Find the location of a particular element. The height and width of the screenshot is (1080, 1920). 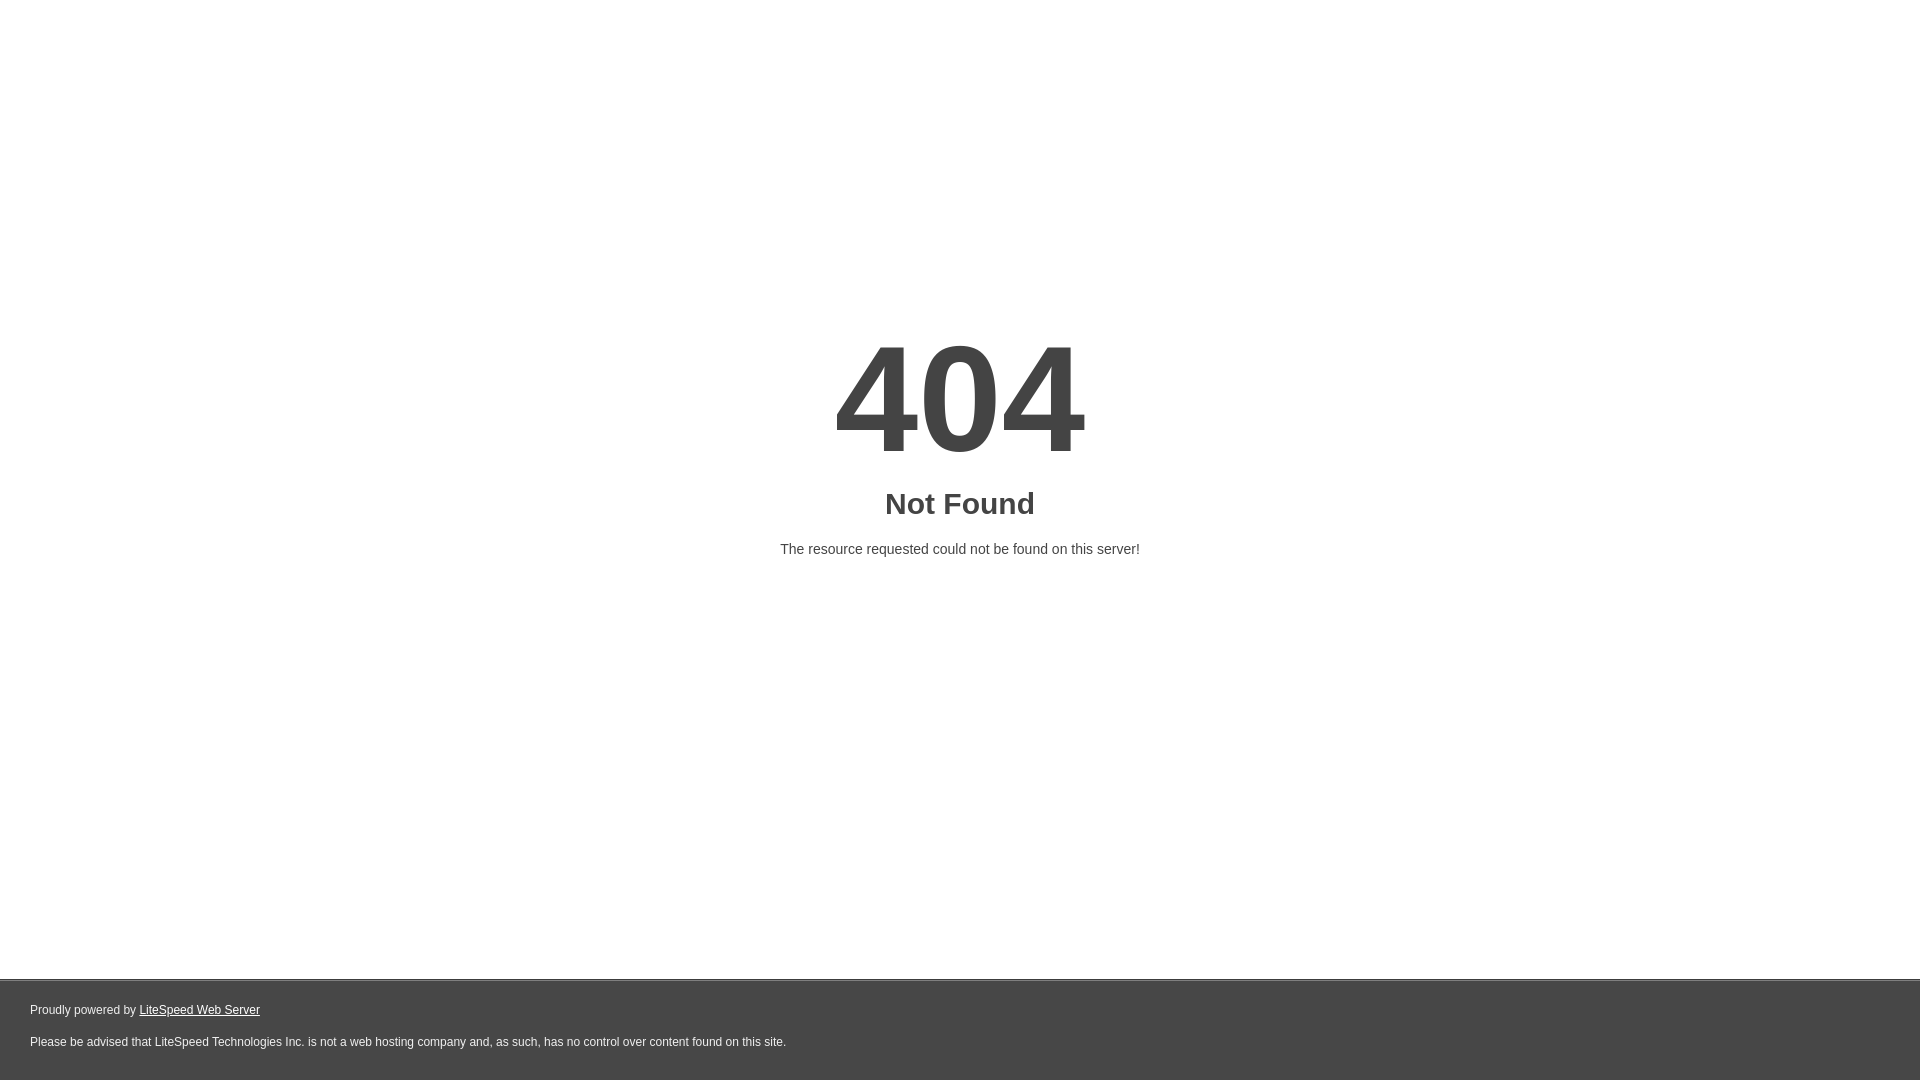

'LiteSpeed Web Server' is located at coordinates (138, 1010).